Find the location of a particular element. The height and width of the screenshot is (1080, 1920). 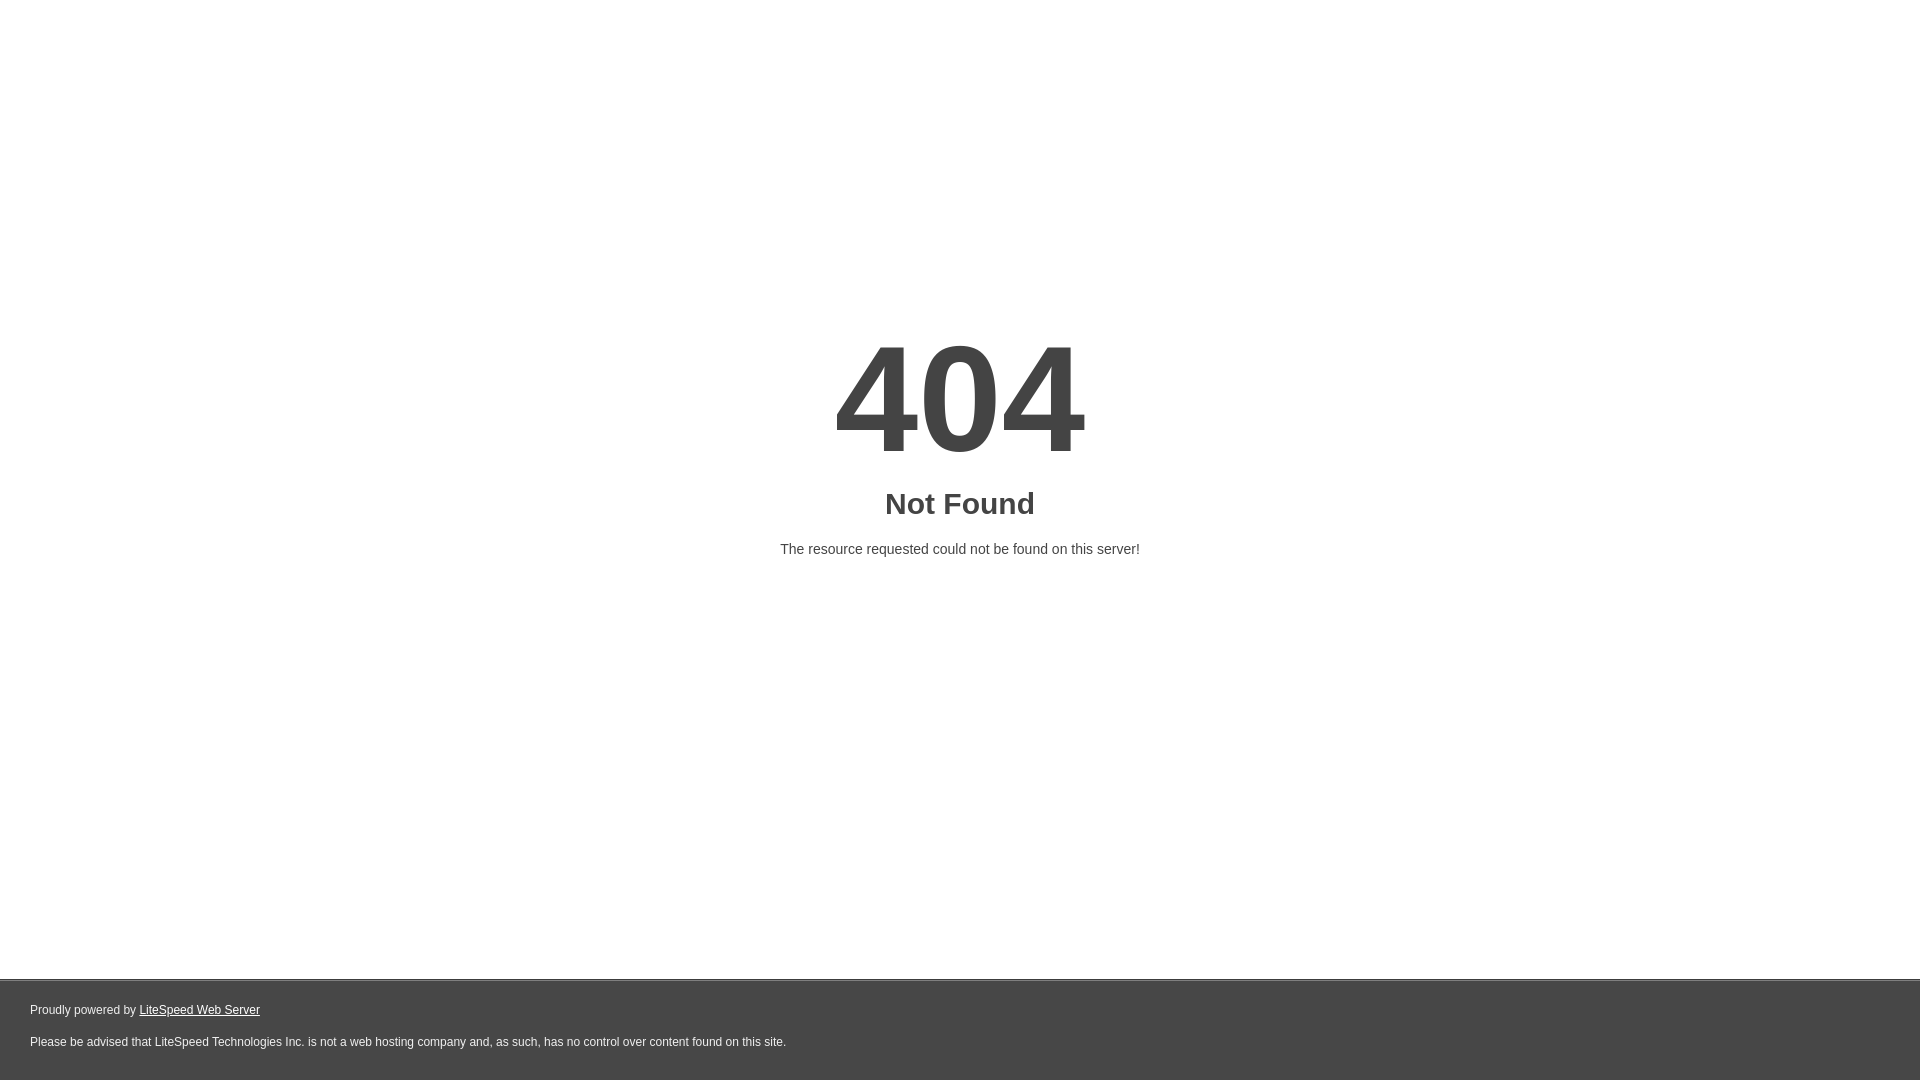

'LiteSpeed Web Server' is located at coordinates (138, 1010).